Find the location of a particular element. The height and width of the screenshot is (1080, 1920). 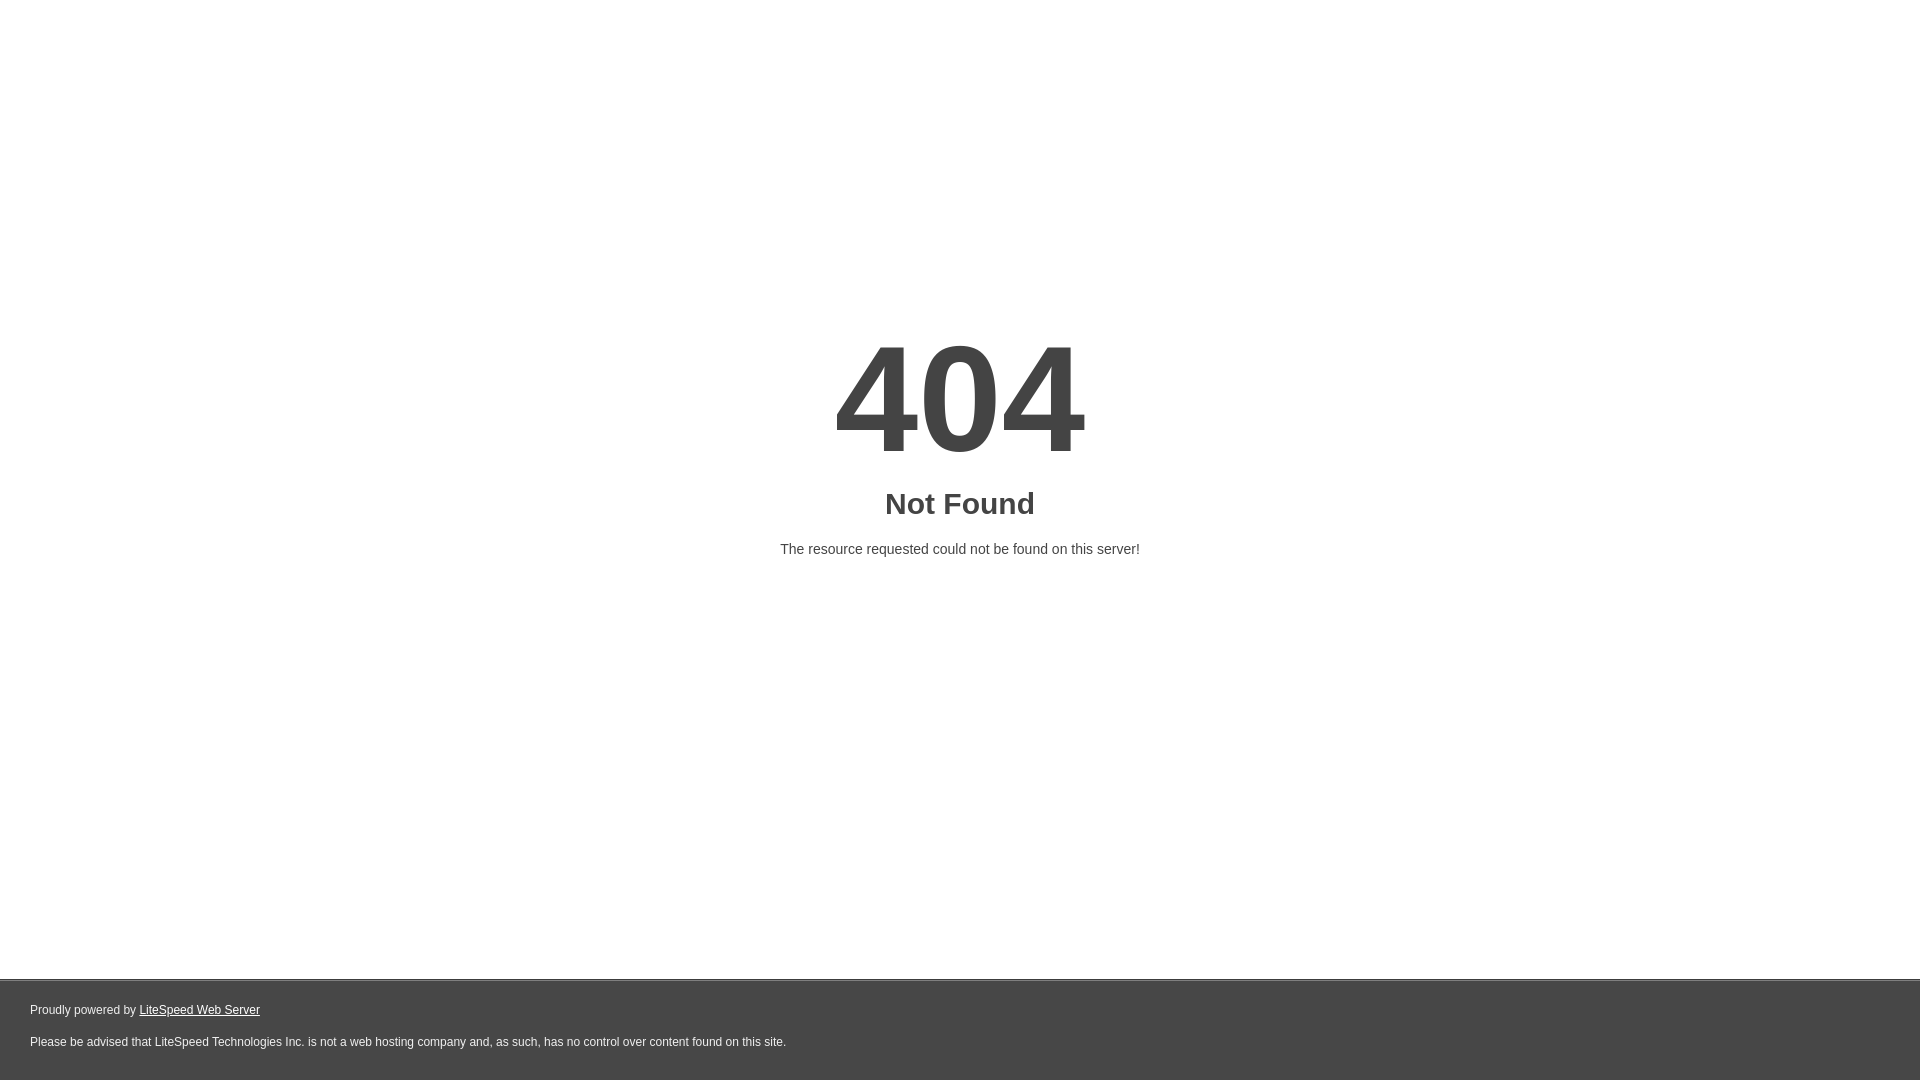

'LiteSpeed Web Server' is located at coordinates (138, 1010).